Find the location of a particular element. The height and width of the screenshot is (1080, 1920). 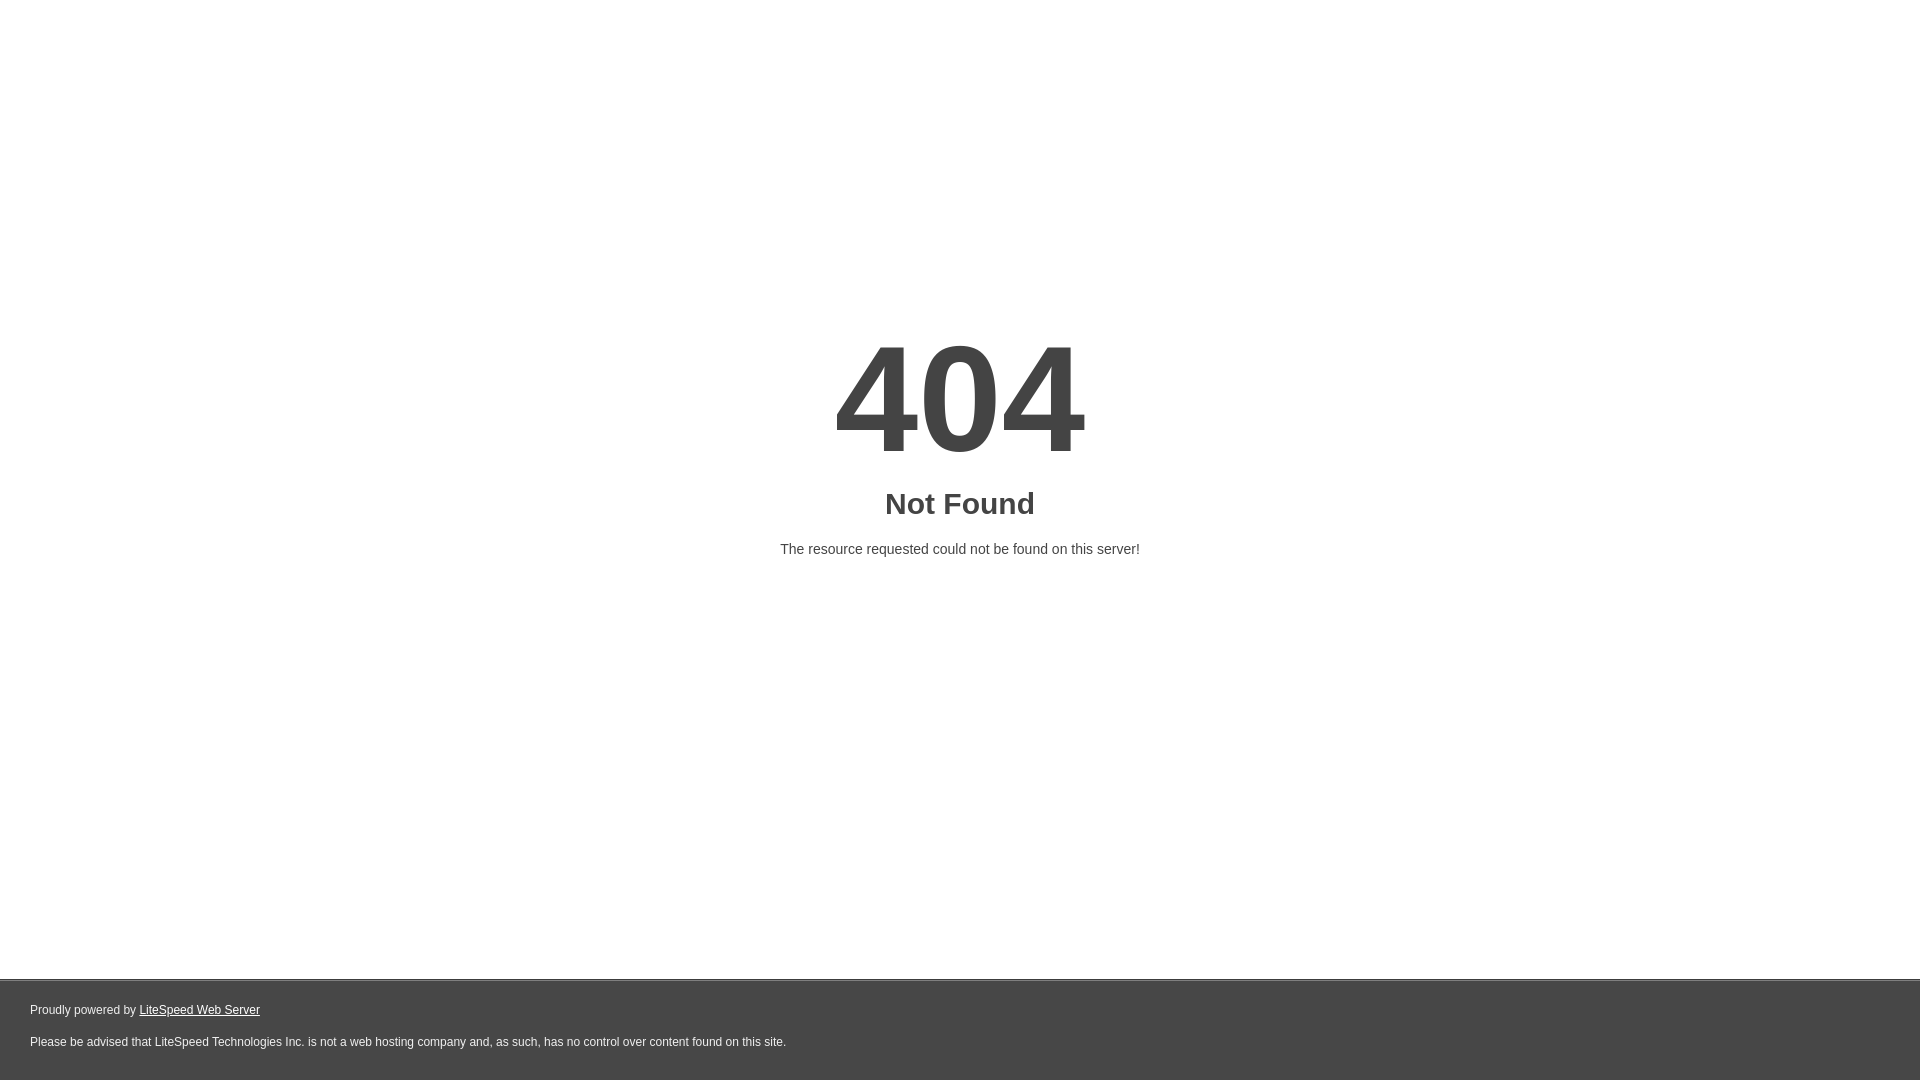

'LiteSpeed Web Server' is located at coordinates (138, 1010).